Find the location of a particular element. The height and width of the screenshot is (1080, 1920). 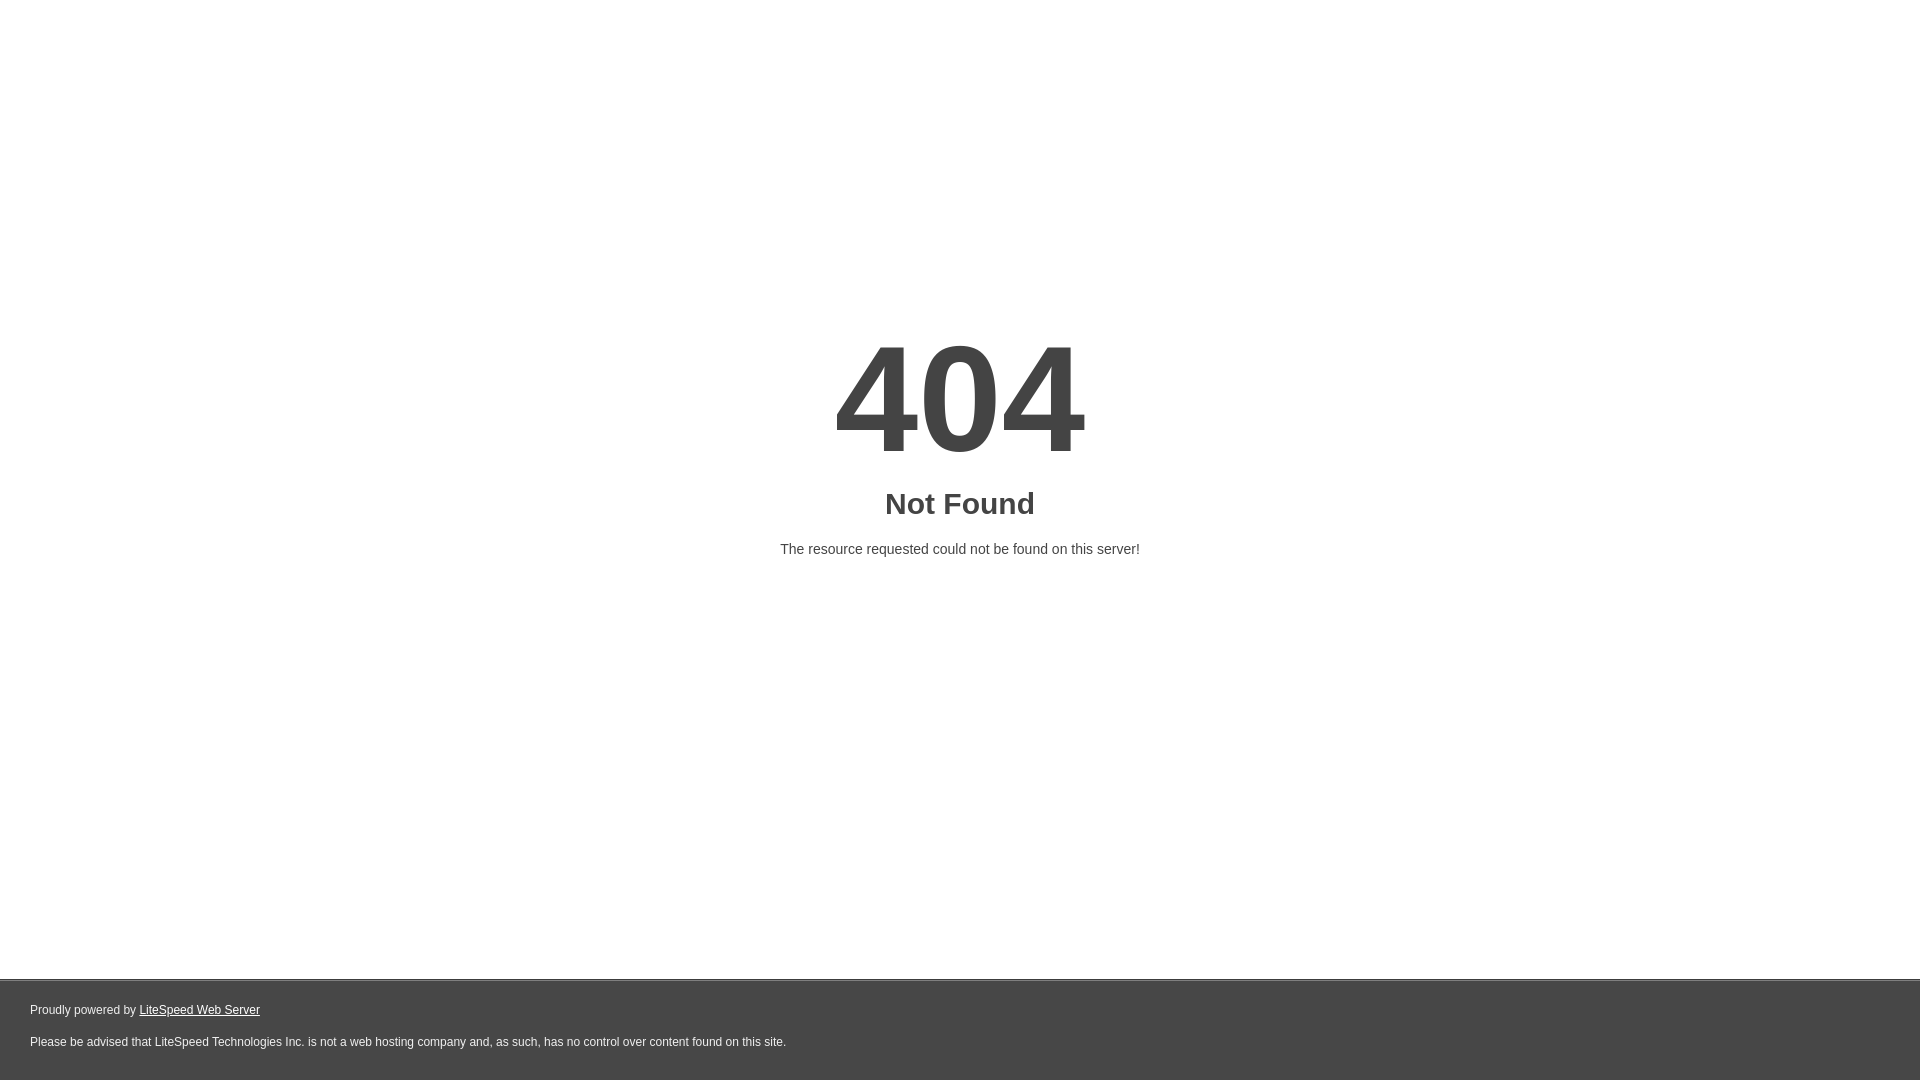

'LiteSpeed Web Server' is located at coordinates (138, 1010).